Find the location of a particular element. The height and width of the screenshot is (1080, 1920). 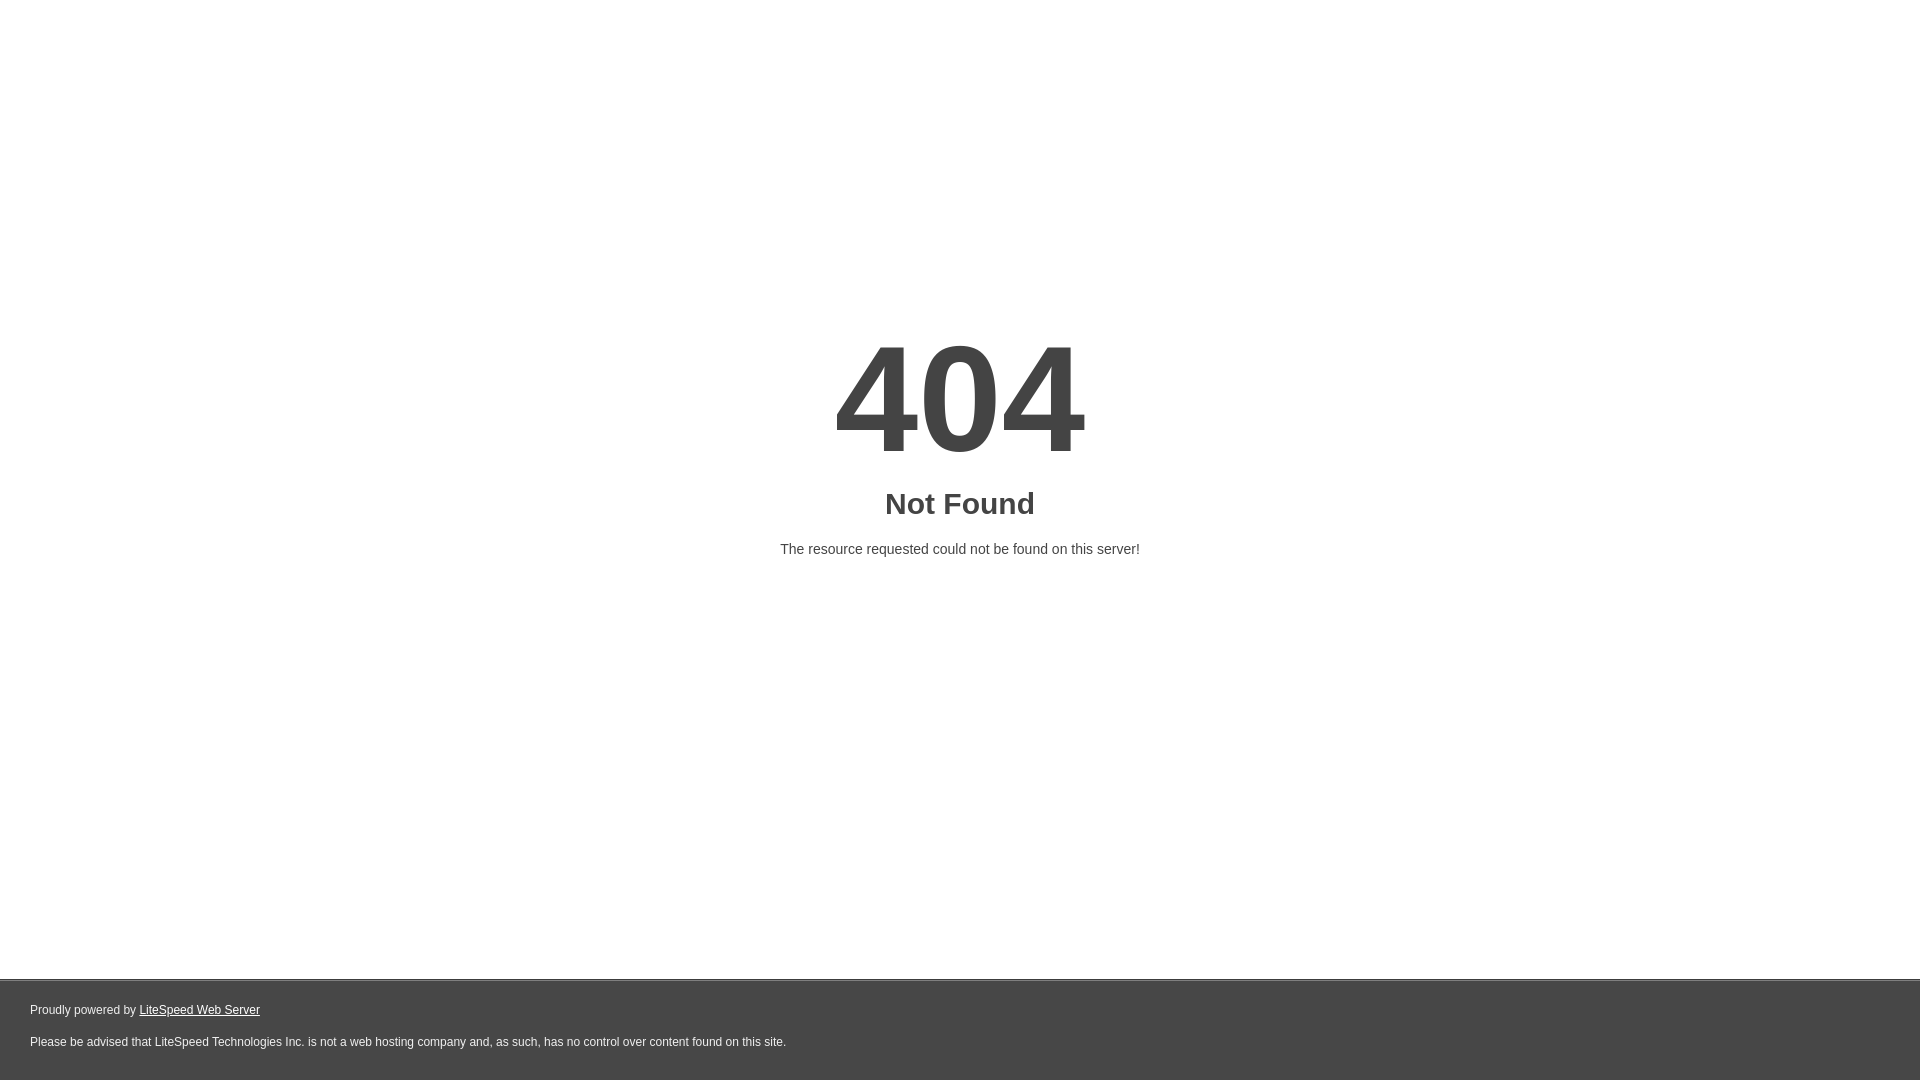

'LiteSpeed Web Server' is located at coordinates (138, 1010).